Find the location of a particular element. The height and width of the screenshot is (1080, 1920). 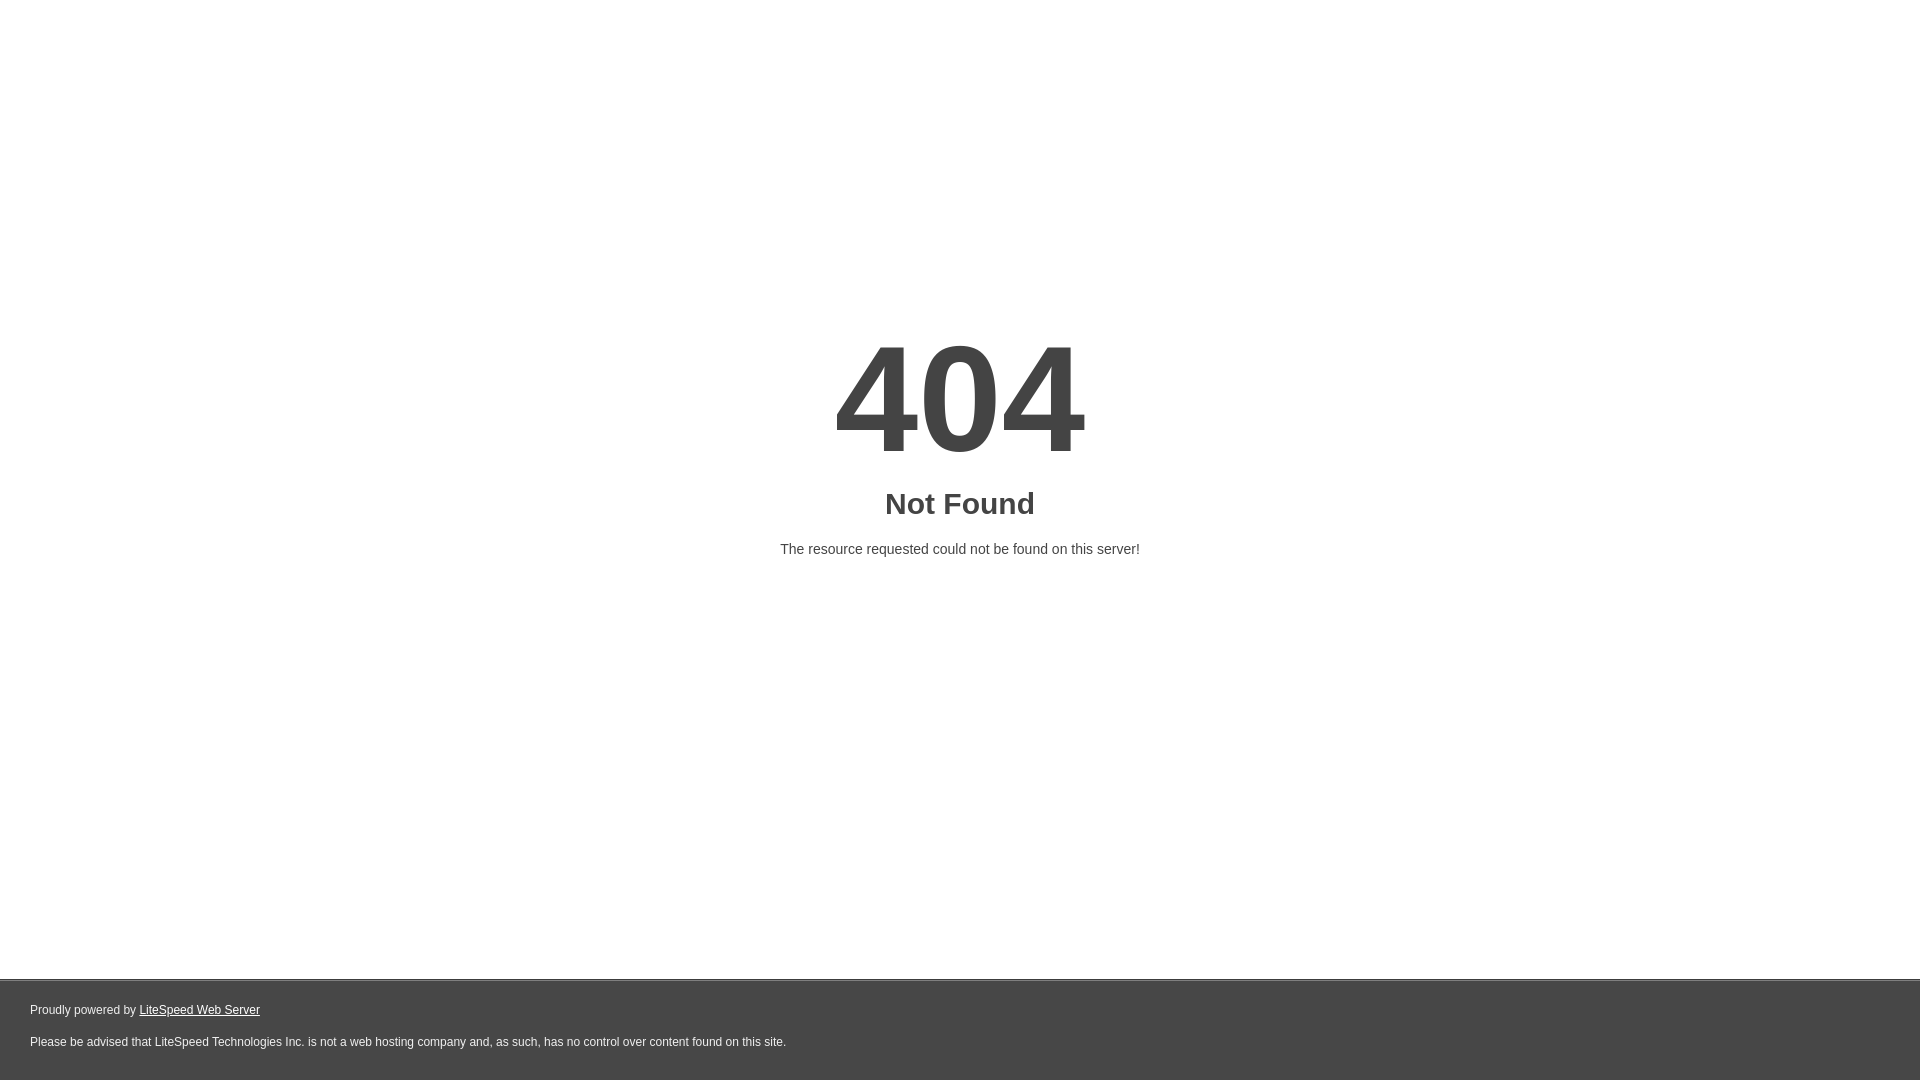

'LiteSpeed Web Server' is located at coordinates (138, 1010).